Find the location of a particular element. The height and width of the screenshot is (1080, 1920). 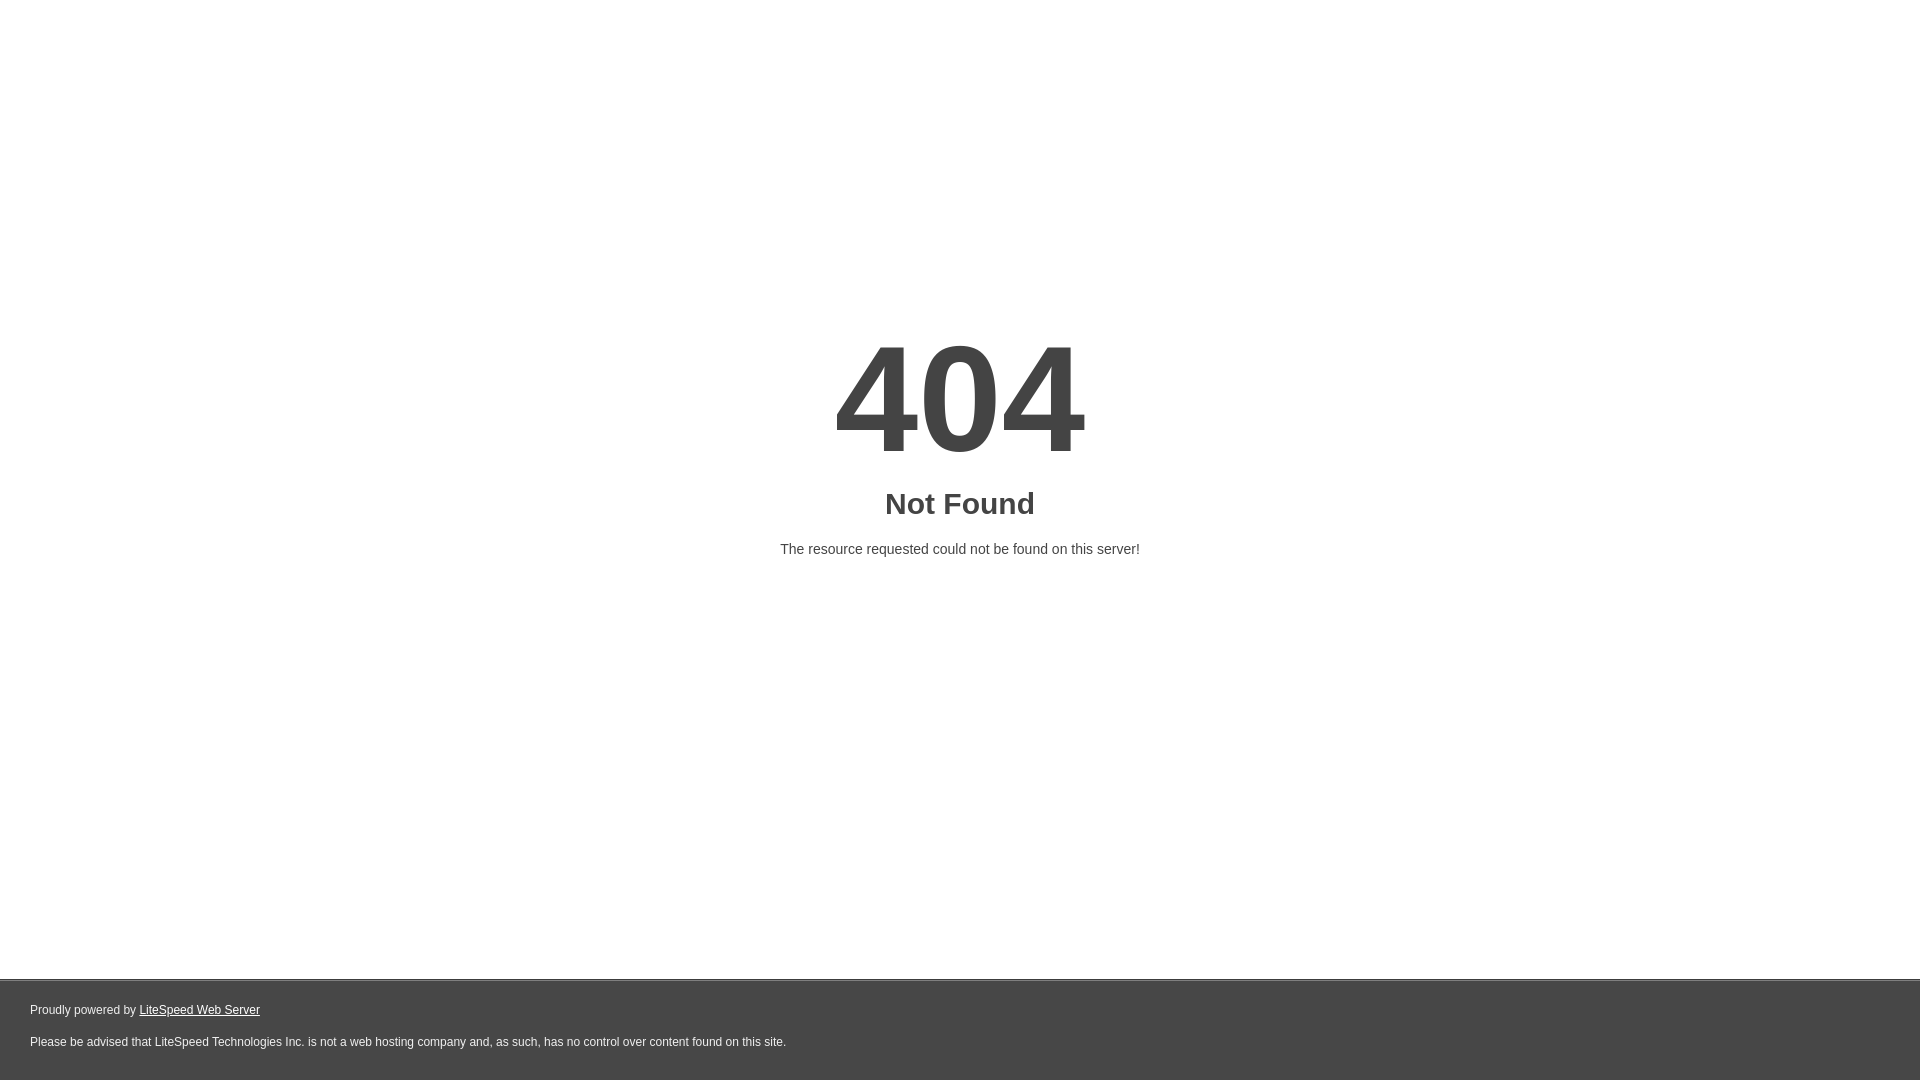

'LiteSpeed Web Server' is located at coordinates (138, 1010).